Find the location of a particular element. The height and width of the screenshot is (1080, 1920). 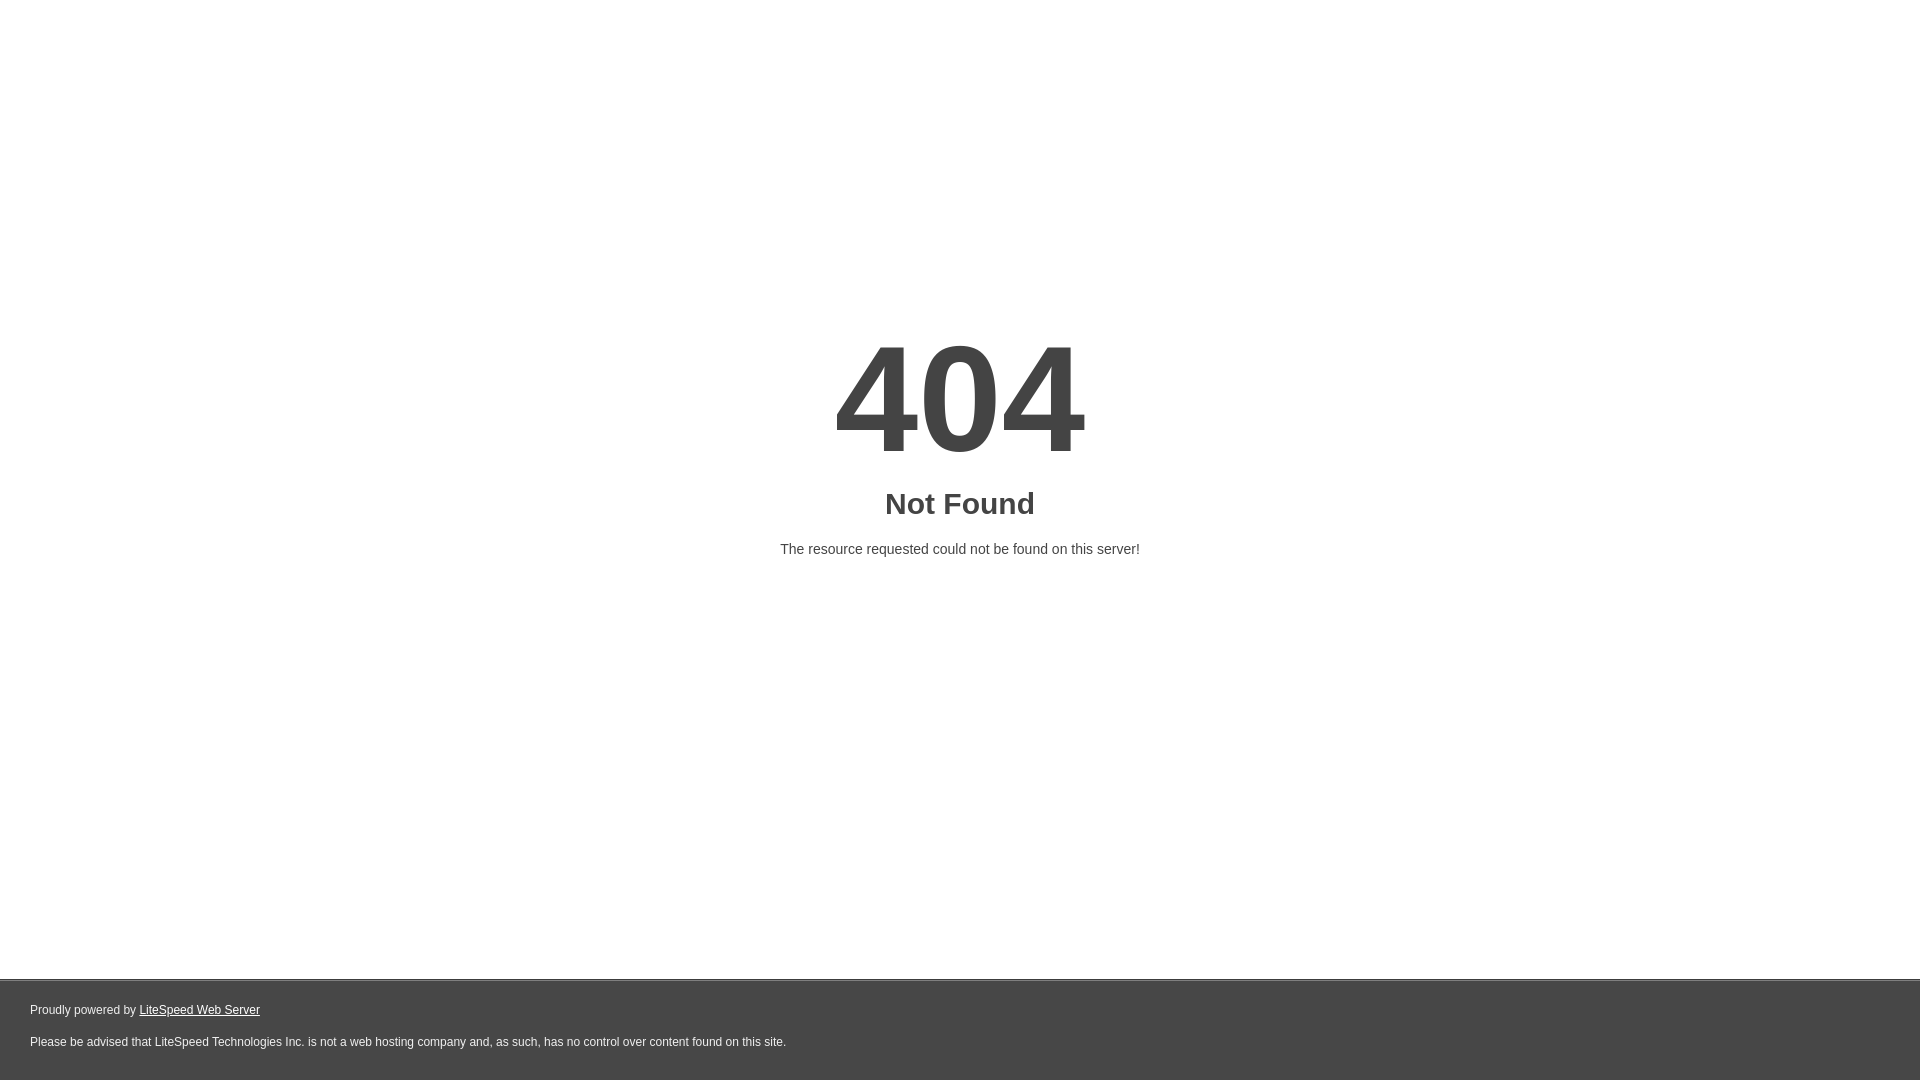

'LiteSpeed Web Server' is located at coordinates (138, 1010).